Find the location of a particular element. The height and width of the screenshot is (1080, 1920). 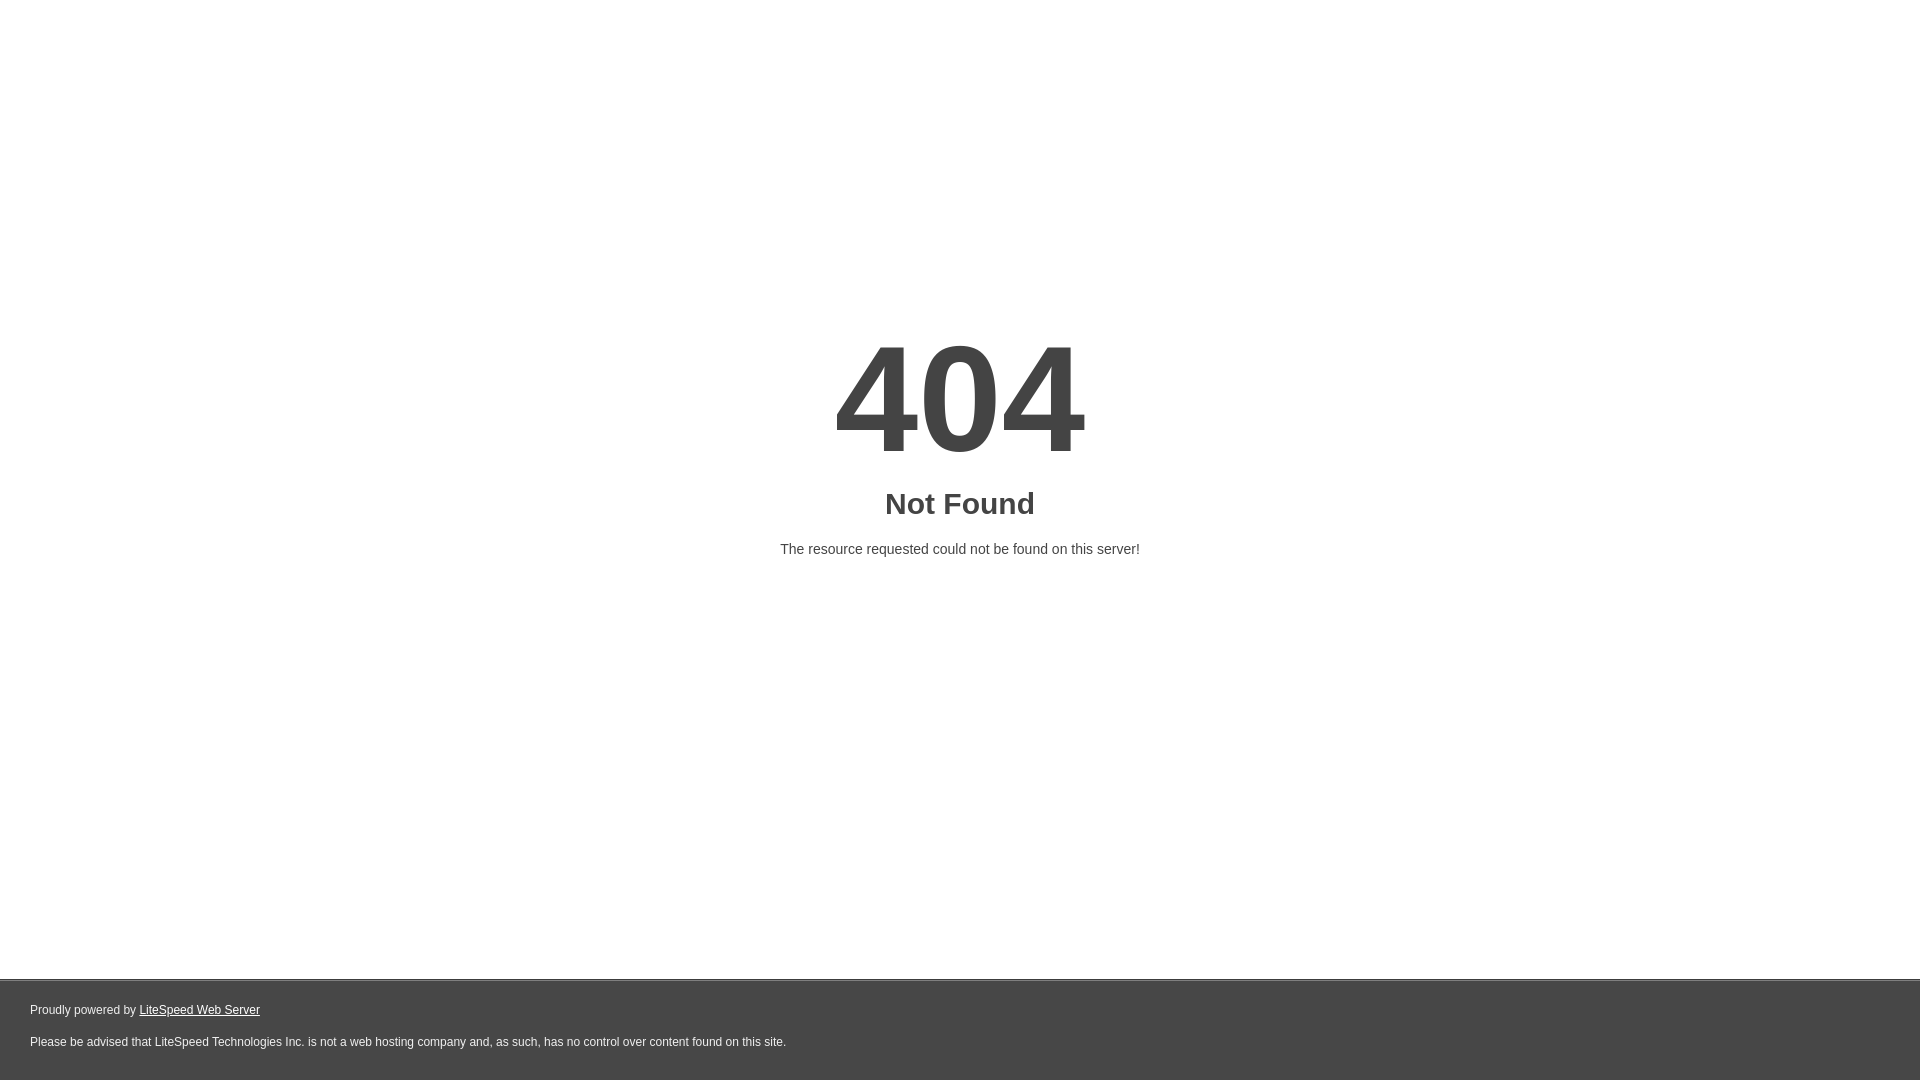

'LiteSpeed Web Server' is located at coordinates (138, 1010).